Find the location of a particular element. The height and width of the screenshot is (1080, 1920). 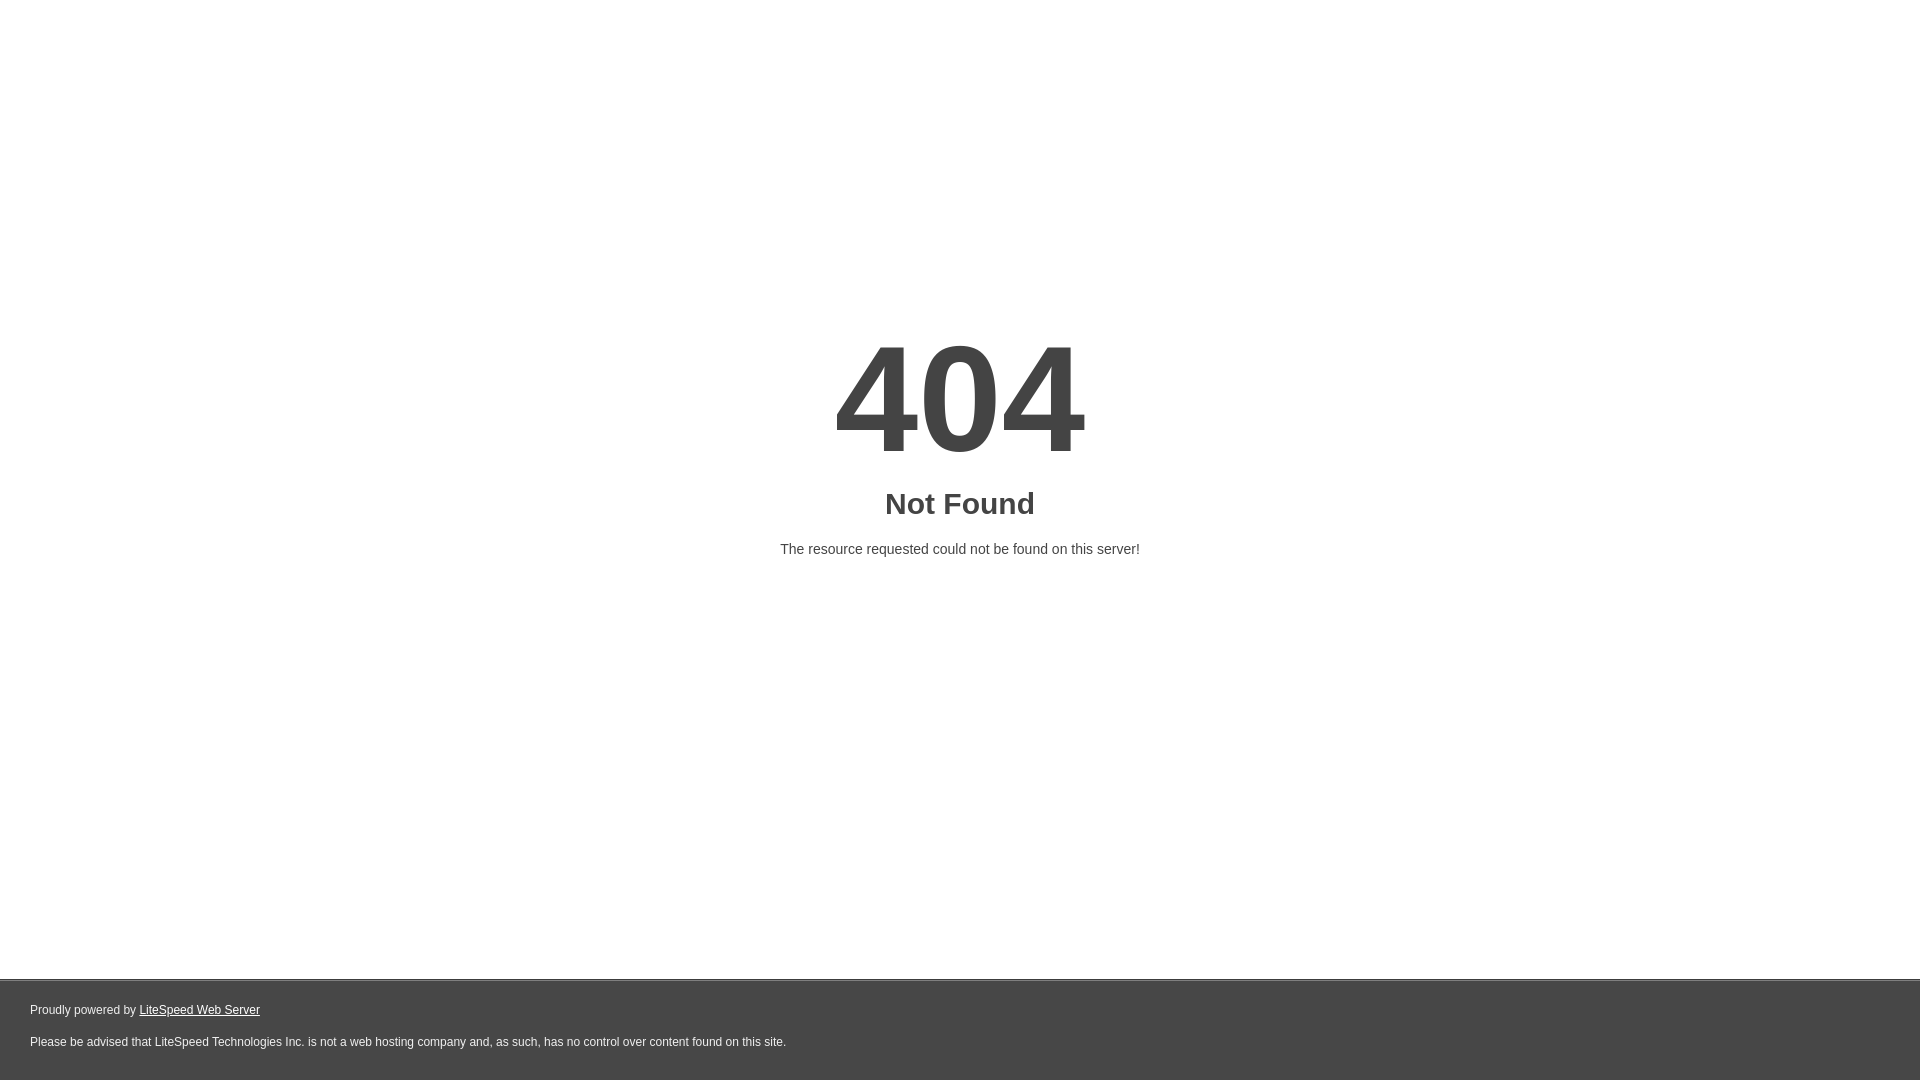

'LiteSpeed Web Server' is located at coordinates (138, 1010).